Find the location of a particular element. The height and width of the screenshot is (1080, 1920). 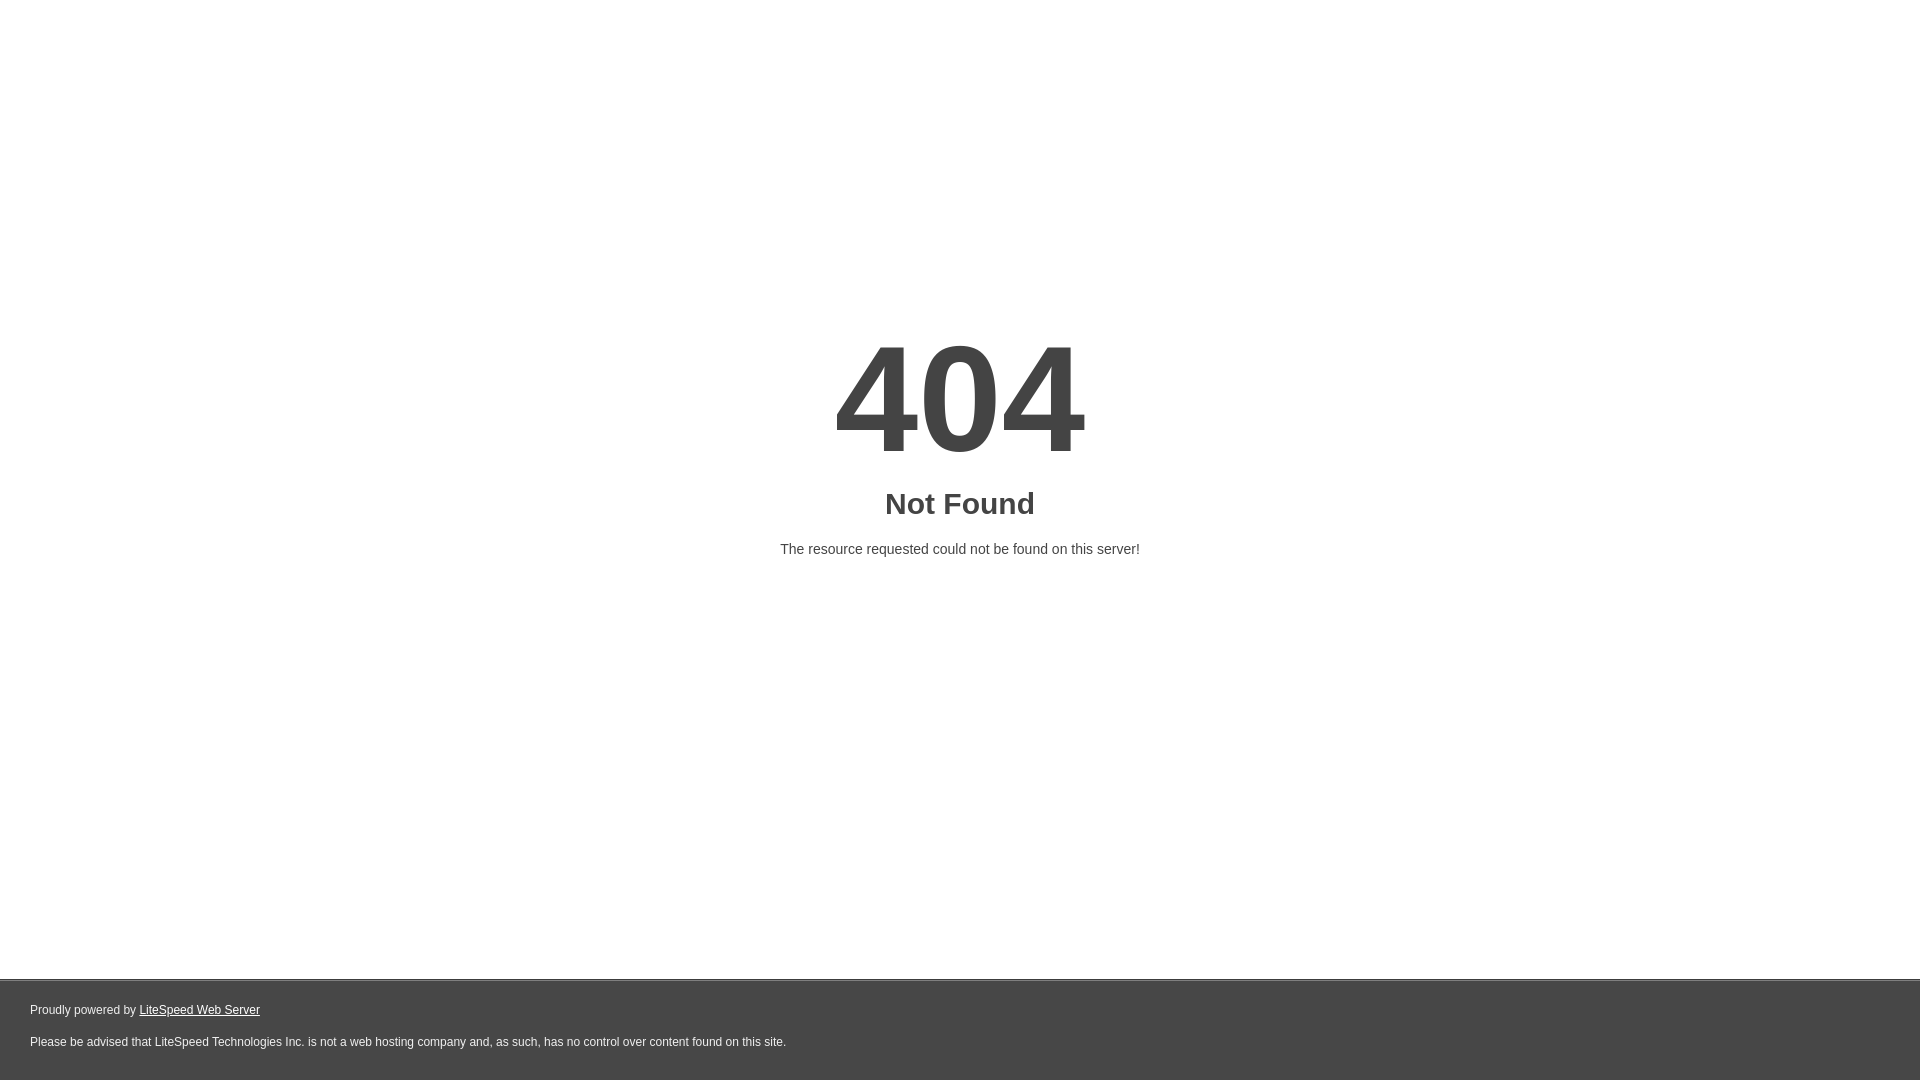

'LiteSpeed Web Server' is located at coordinates (138, 1010).